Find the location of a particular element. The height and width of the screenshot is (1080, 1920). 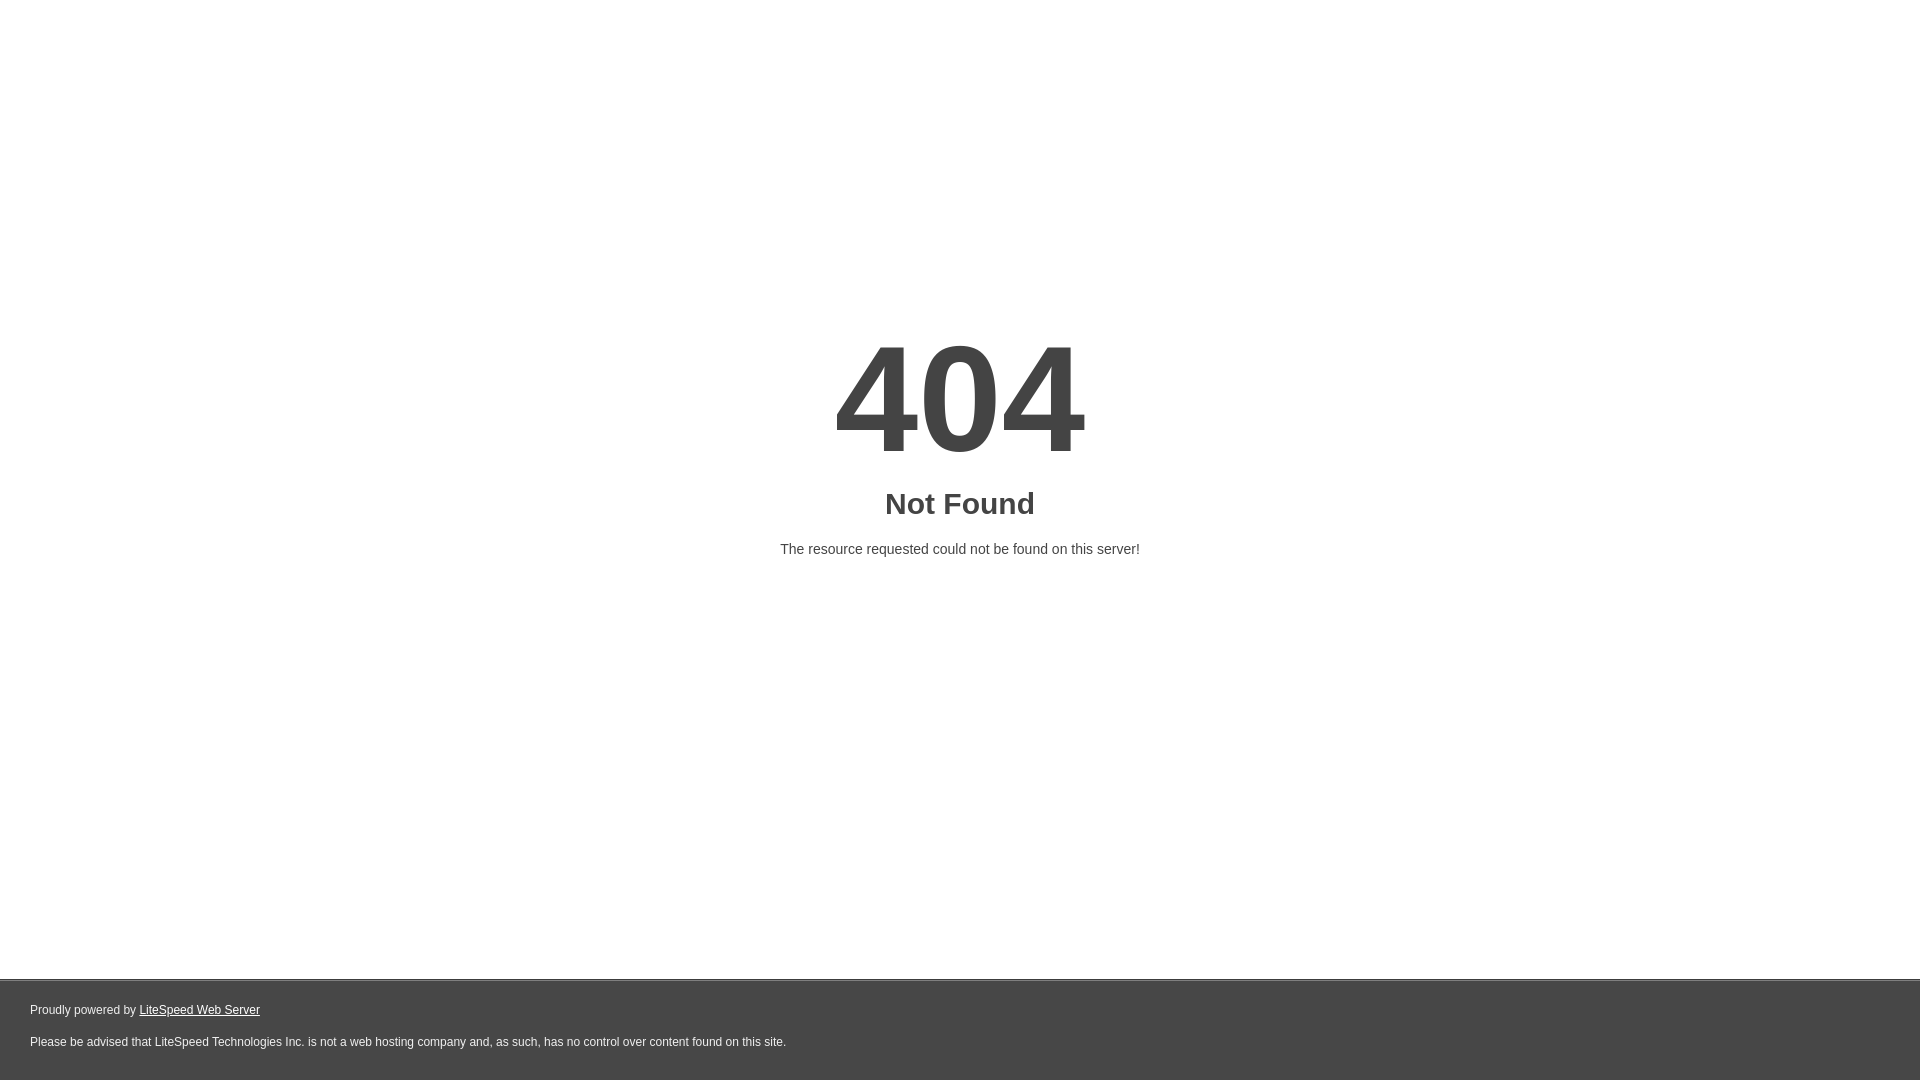

'LiteSpeed Web Server' is located at coordinates (138, 1010).